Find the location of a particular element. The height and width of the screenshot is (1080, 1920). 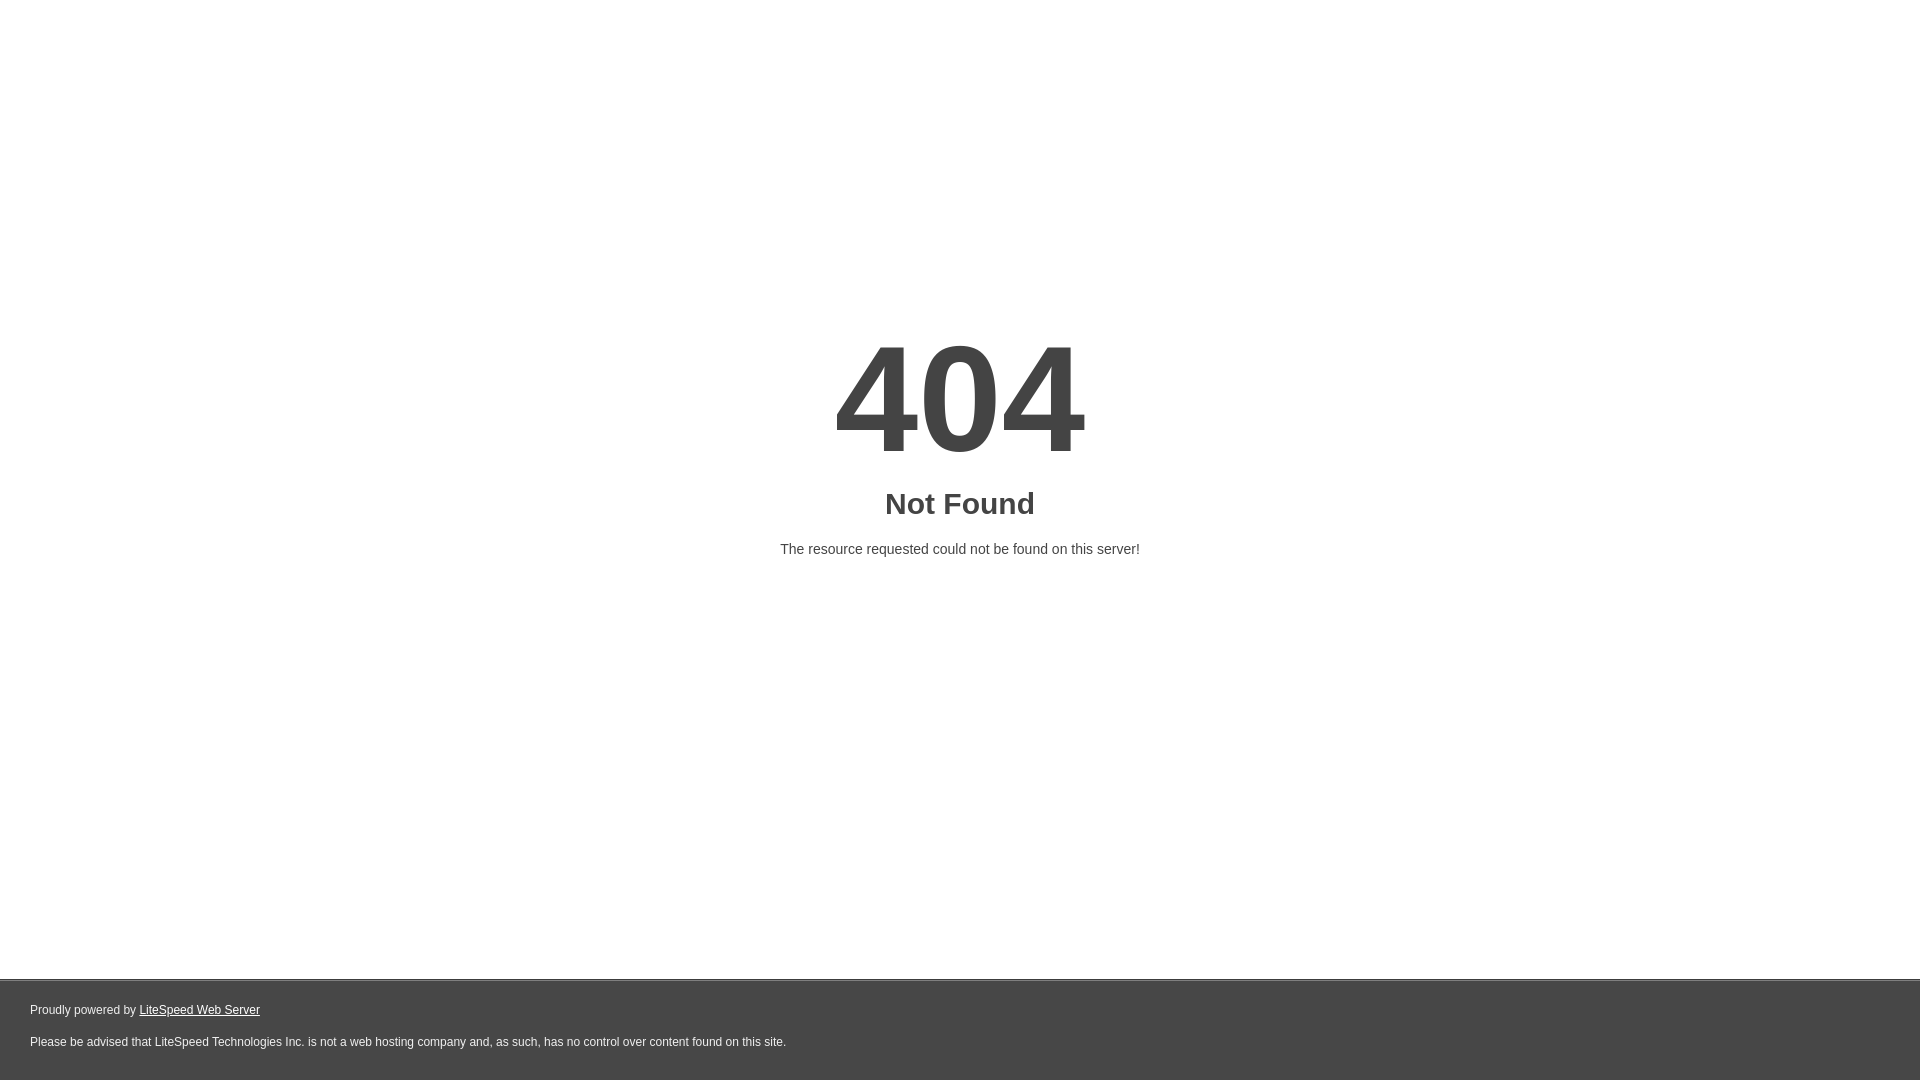

'LiteSpeed Web Server' is located at coordinates (138, 1010).